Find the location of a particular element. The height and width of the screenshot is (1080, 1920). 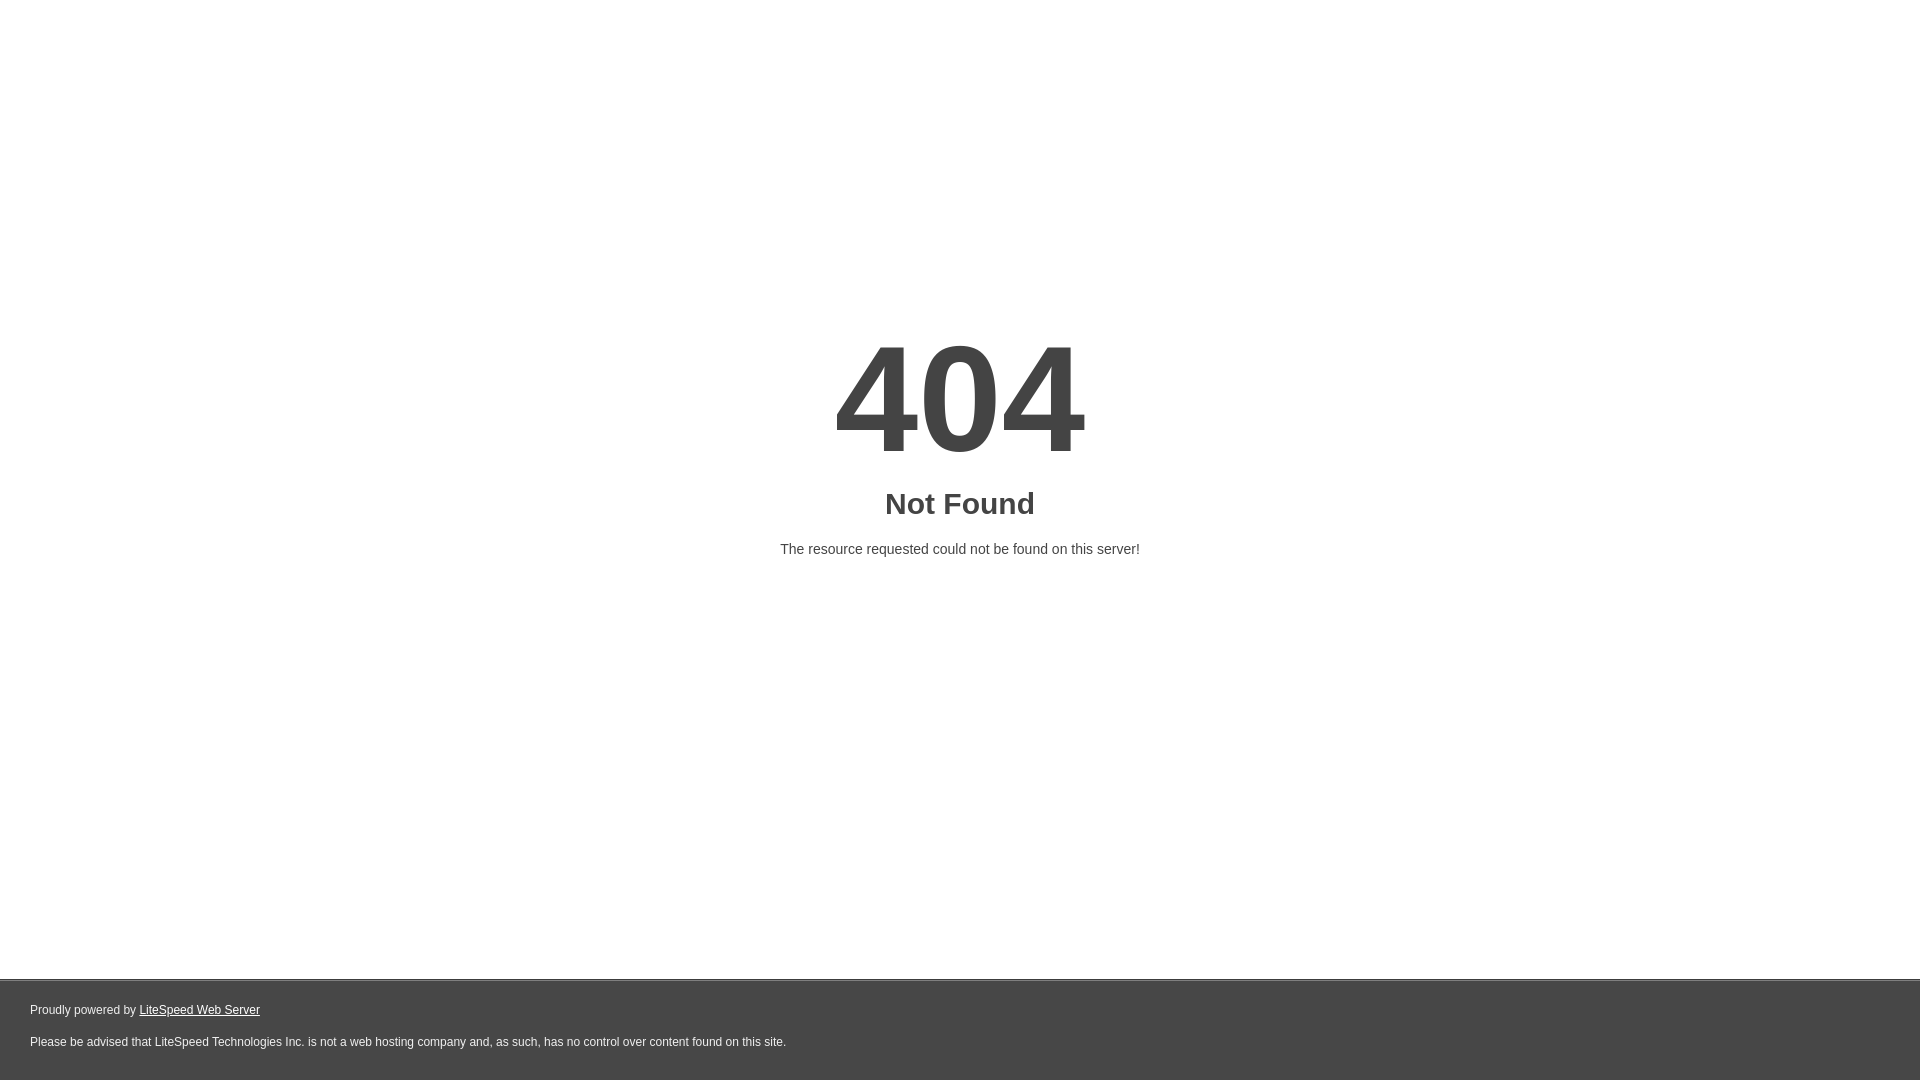

'LiteSpeed Web Server' is located at coordinates (138, 1010).